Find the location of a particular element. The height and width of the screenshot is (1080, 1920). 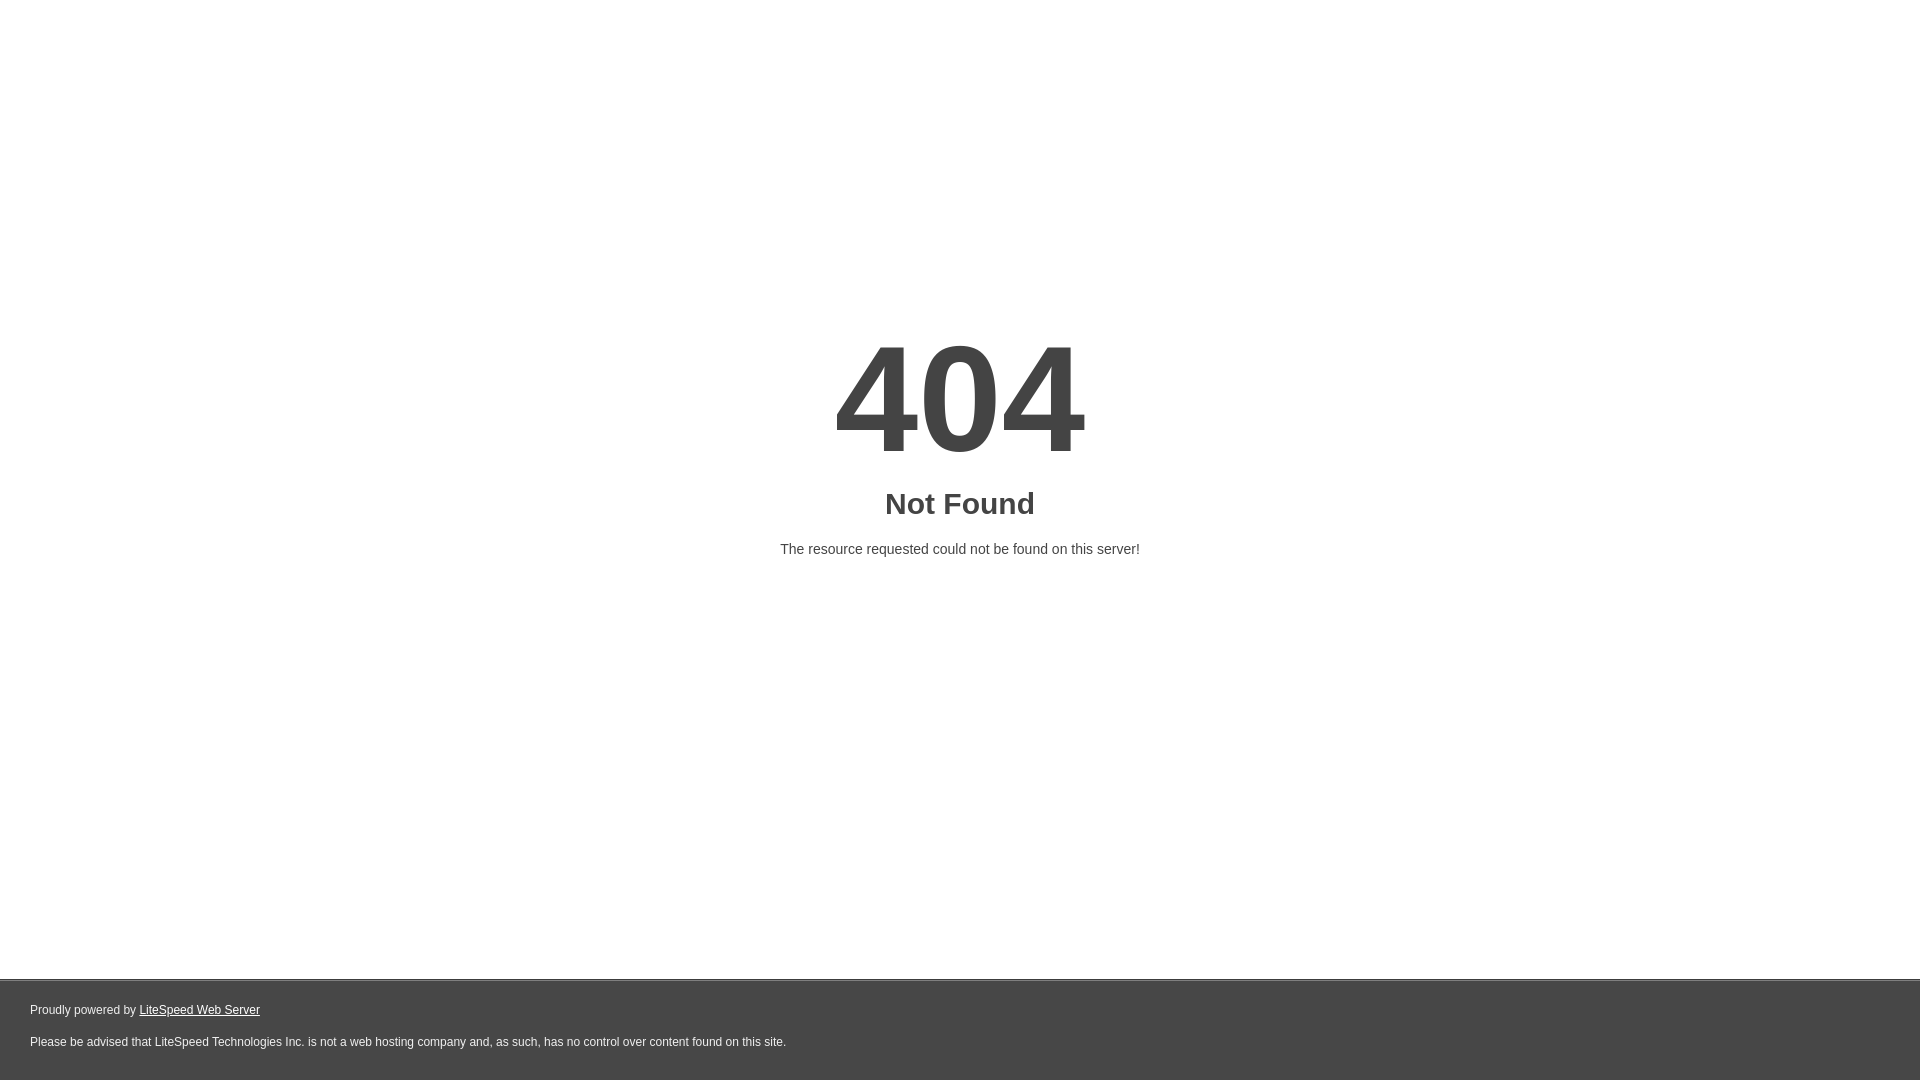

'LiteSpeed Web Server' is located at coordinates (138, 1010).